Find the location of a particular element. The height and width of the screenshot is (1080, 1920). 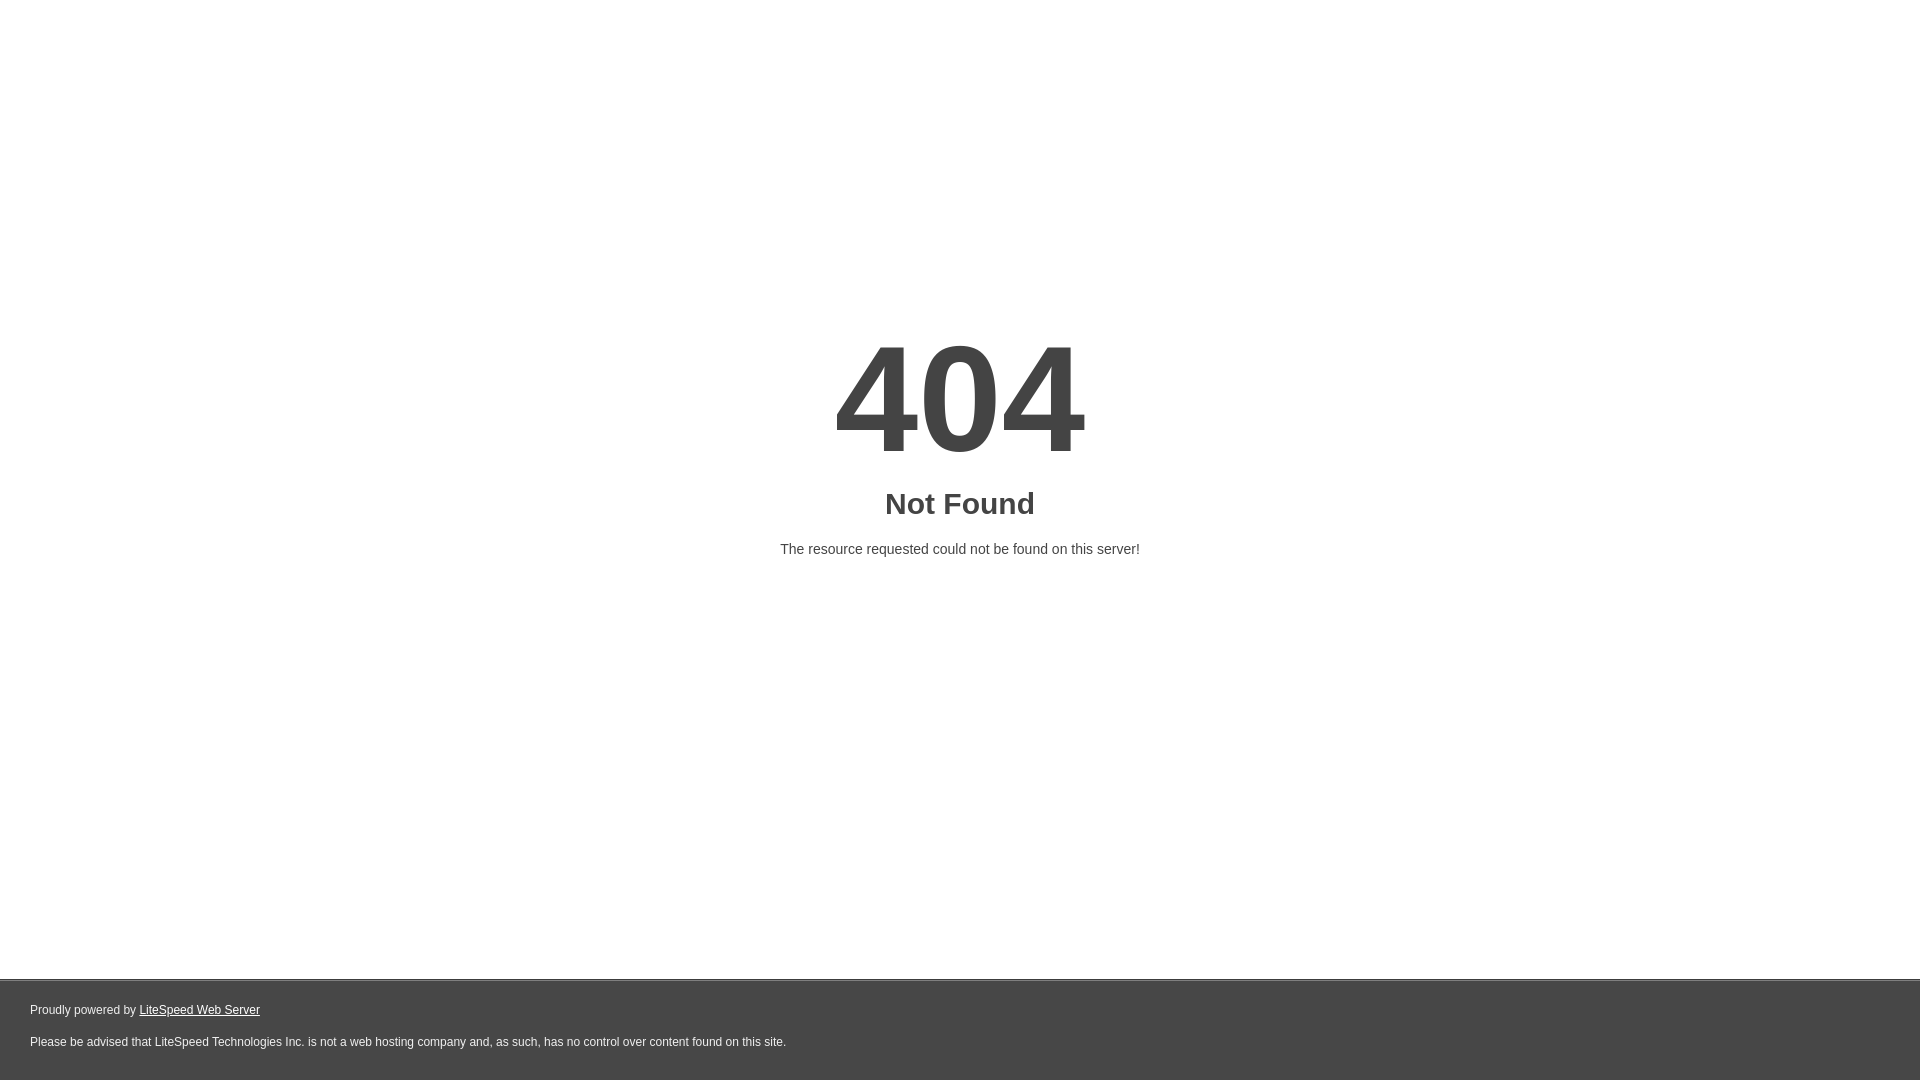

'LiteSpeed Web Server' is located at coordinates (138, 1010).